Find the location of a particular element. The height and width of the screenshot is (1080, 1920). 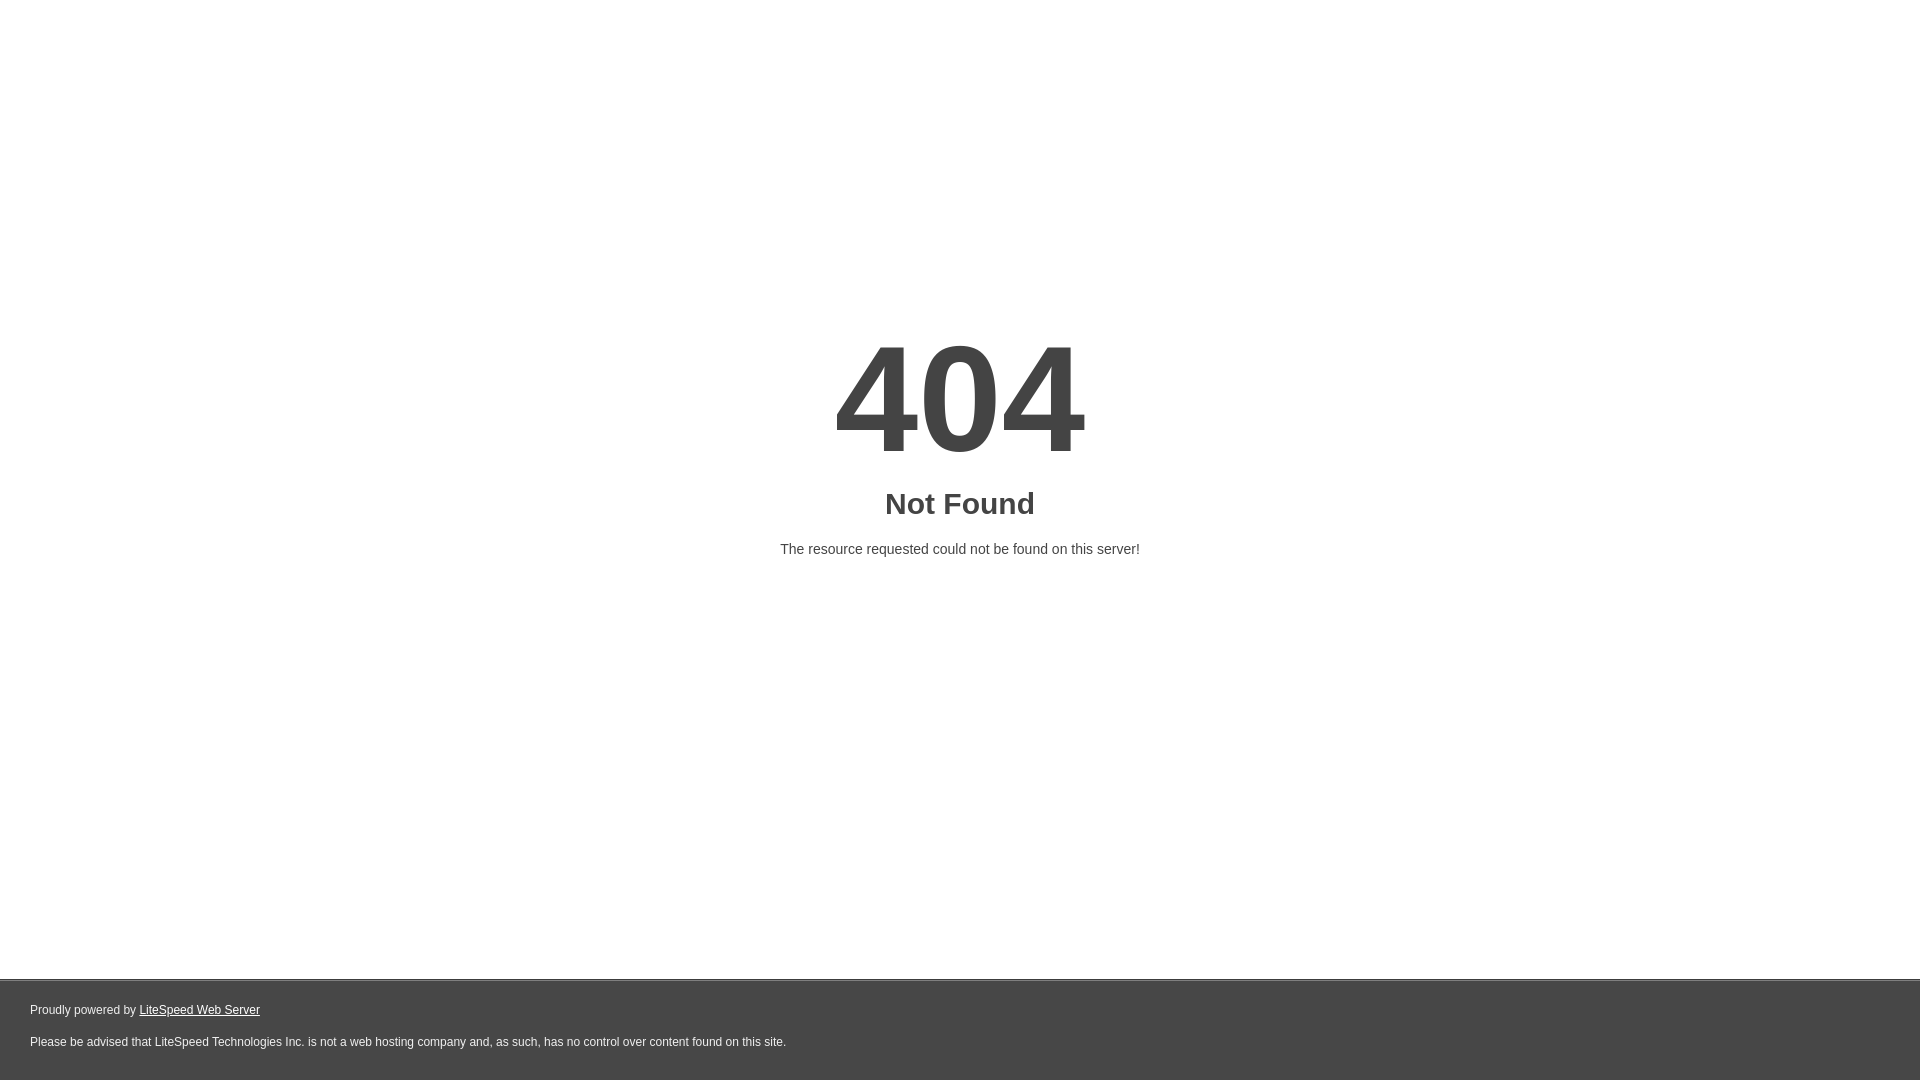

'LiteSpeed Web Server' is located at coordinates (138, 1010).